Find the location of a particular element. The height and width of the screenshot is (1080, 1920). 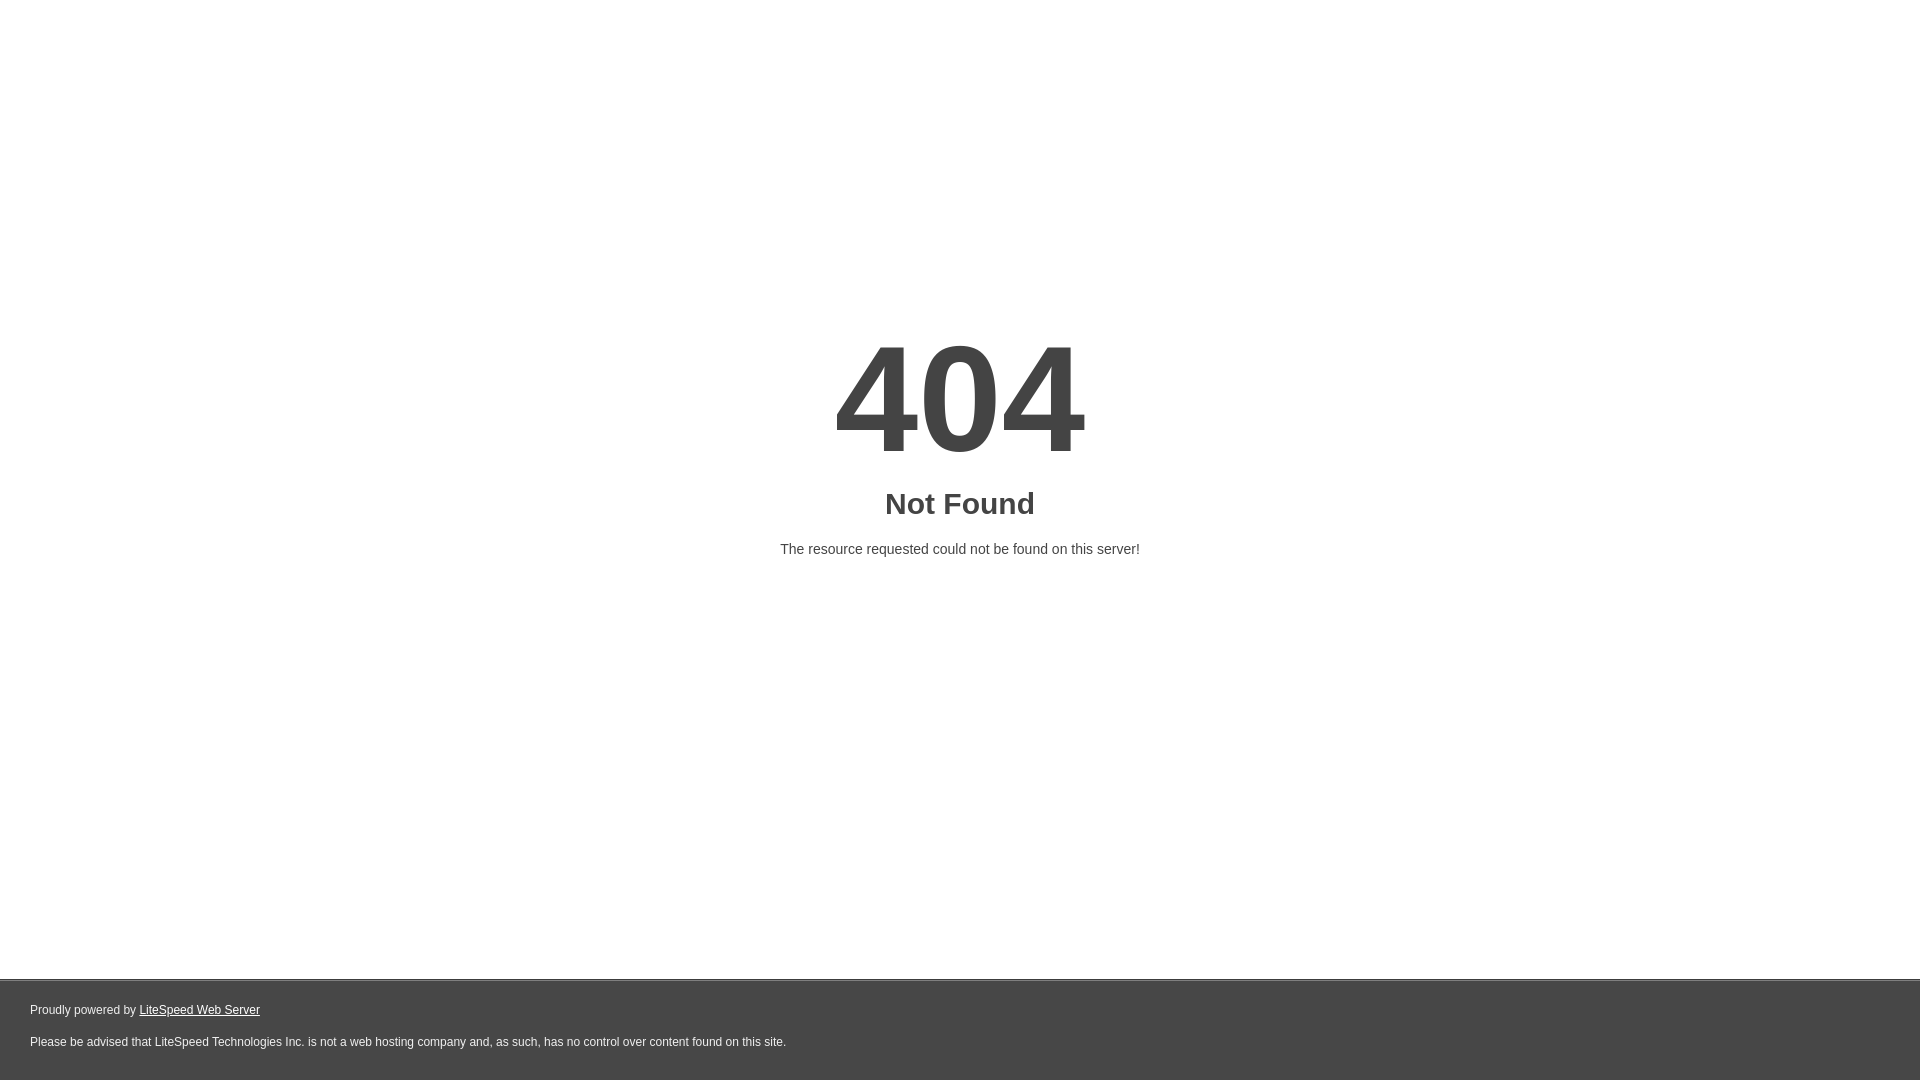

'LiteSpeed Web Server' is located at coordinates (138, 1010).